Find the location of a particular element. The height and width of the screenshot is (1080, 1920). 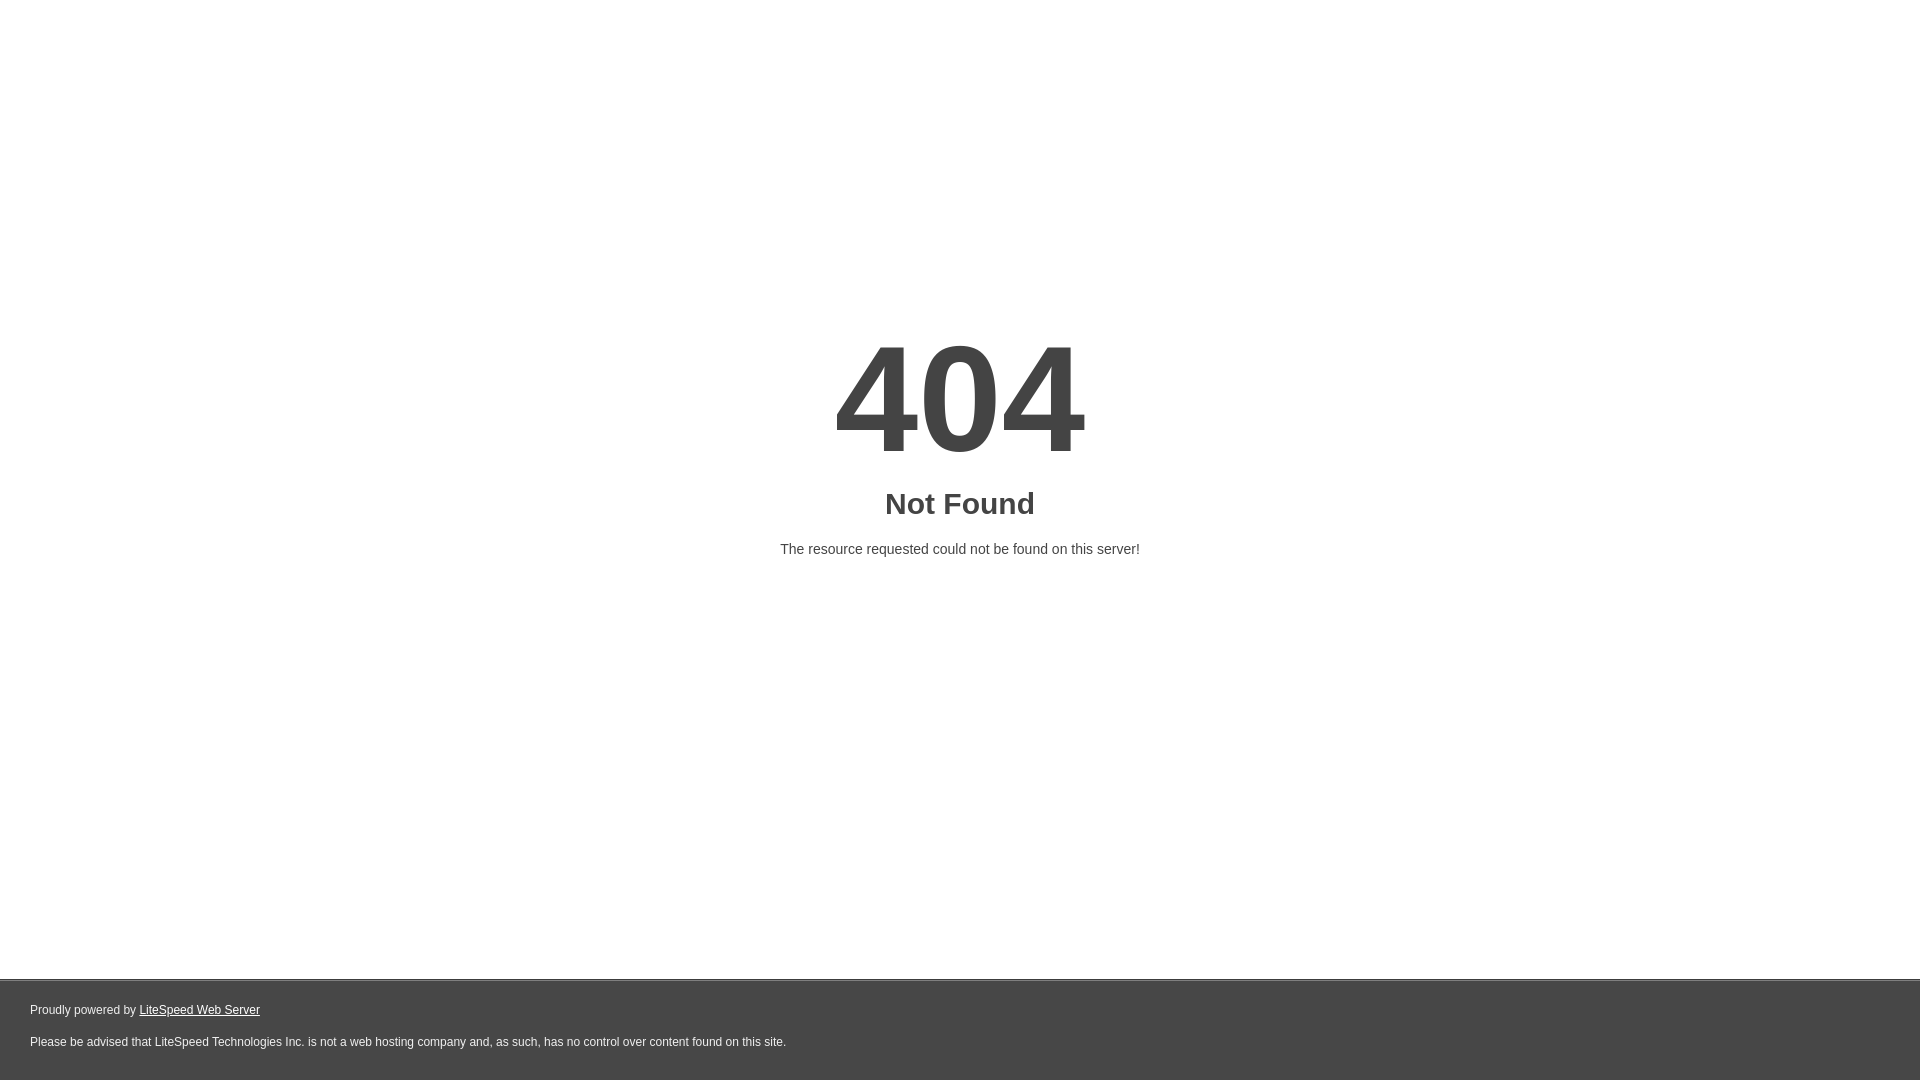

'LiteSpeed Web Server' is located at coordinates (138, 1010).